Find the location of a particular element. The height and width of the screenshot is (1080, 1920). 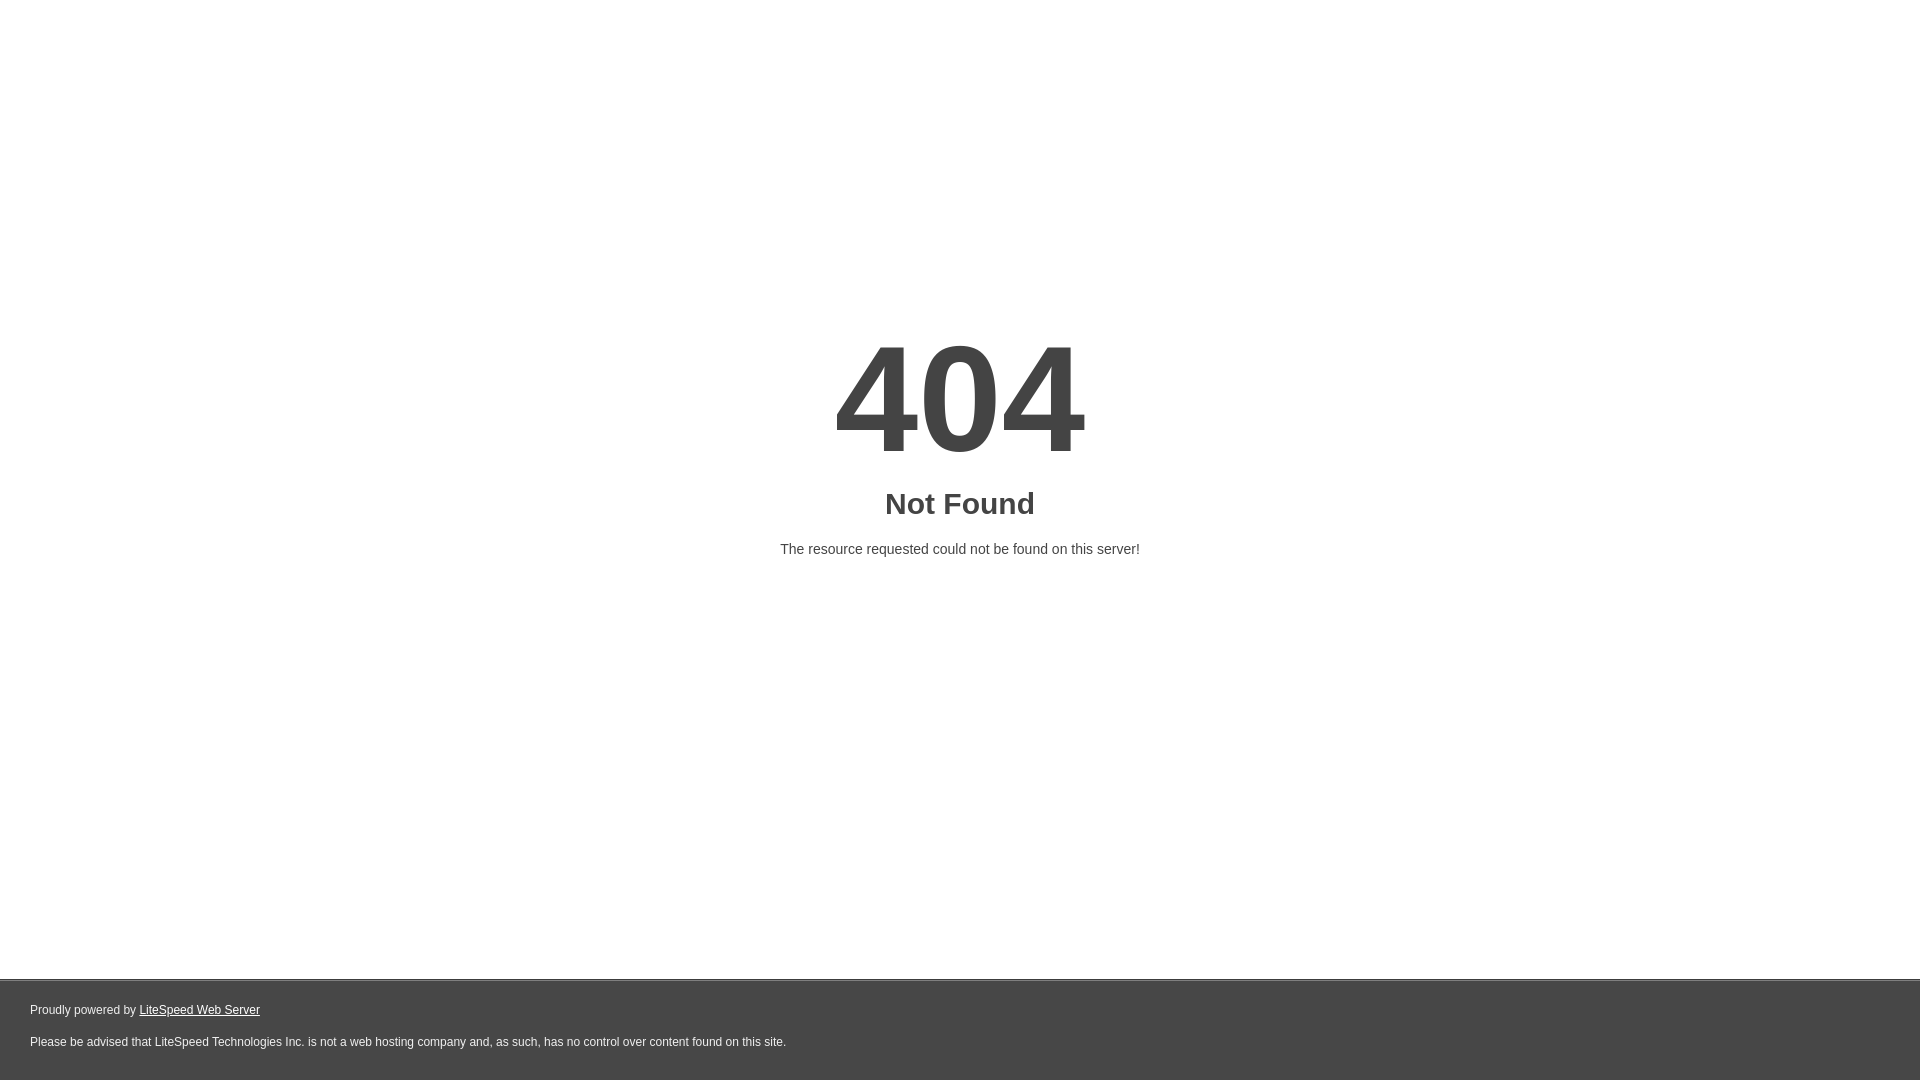

'LiteSpeed Web Server' is located at coordinates (138, 1010).